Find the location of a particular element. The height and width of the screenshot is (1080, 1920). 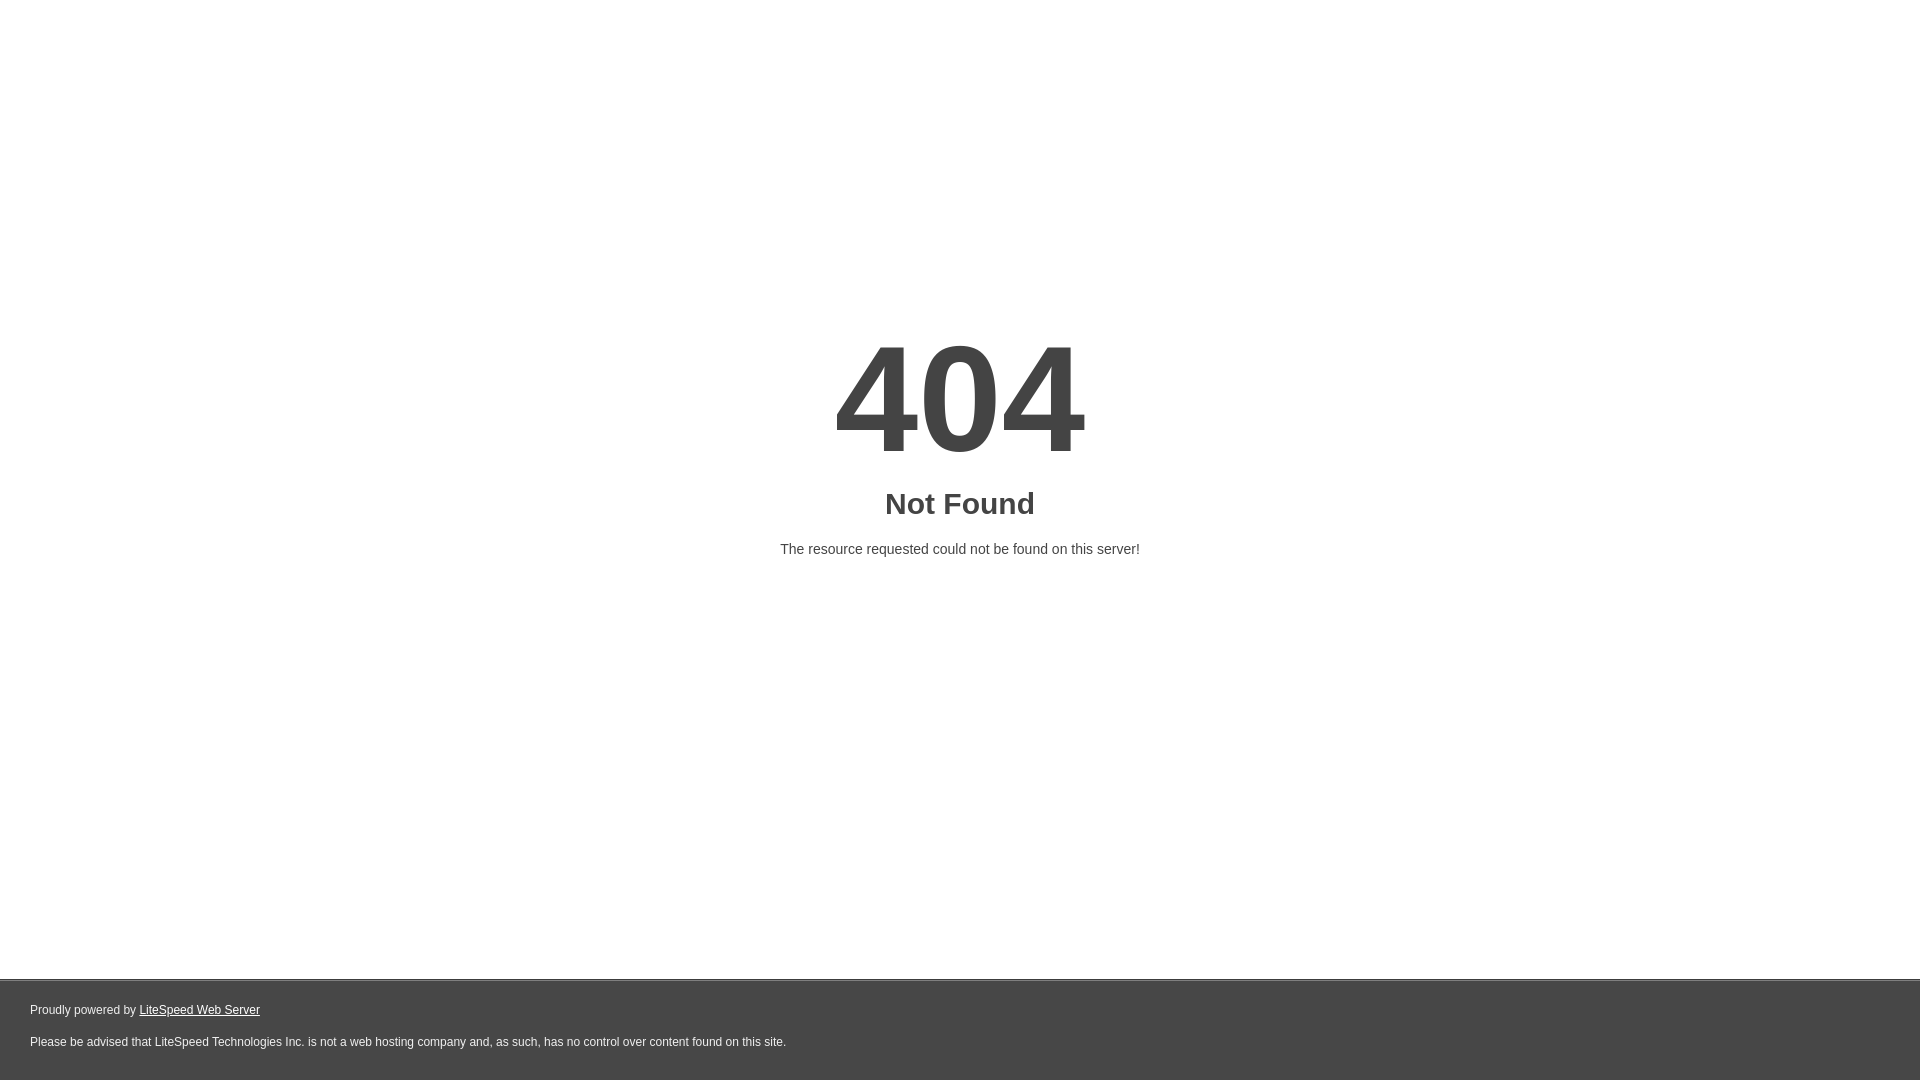

'LiteSpeed Web Server' is located at coordinates (138, 1010).